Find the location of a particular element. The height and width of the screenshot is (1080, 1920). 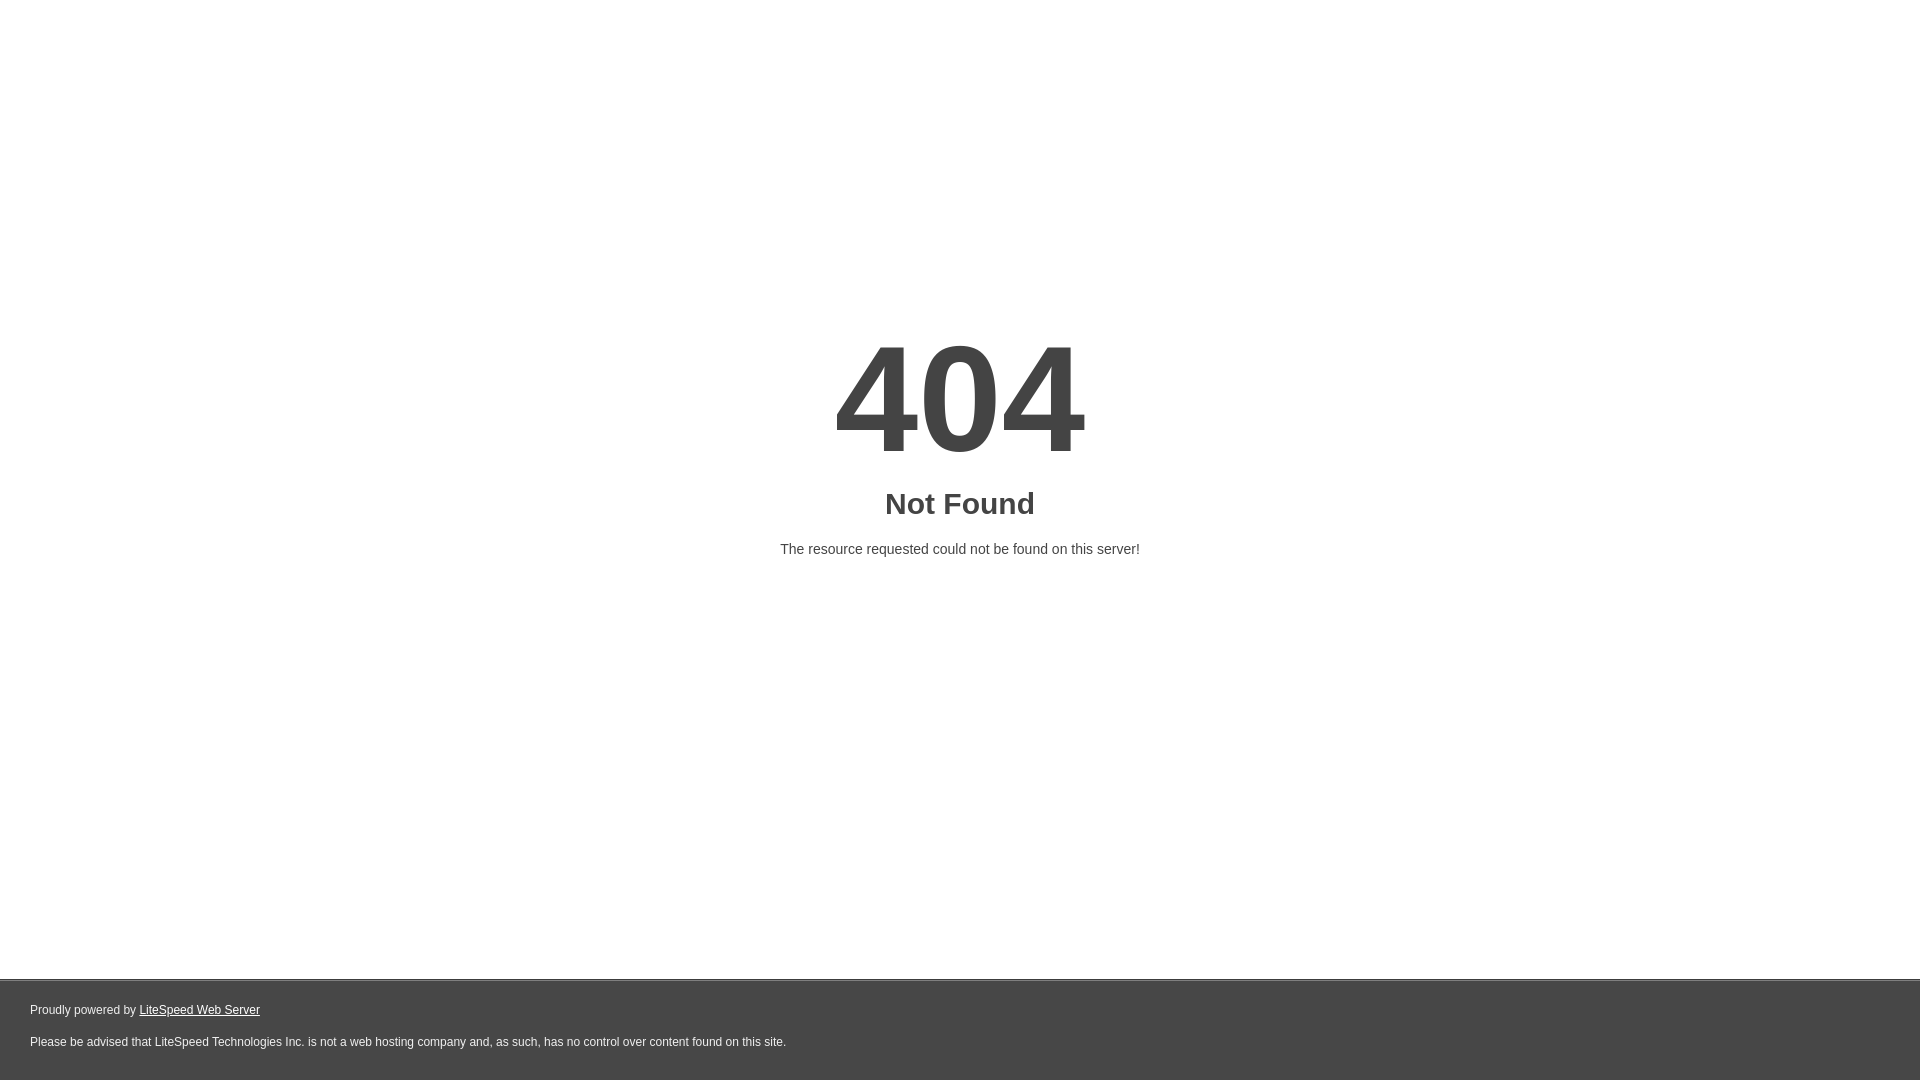

'LiteSpeed Web Server' is located at coordinates (138, 1010).